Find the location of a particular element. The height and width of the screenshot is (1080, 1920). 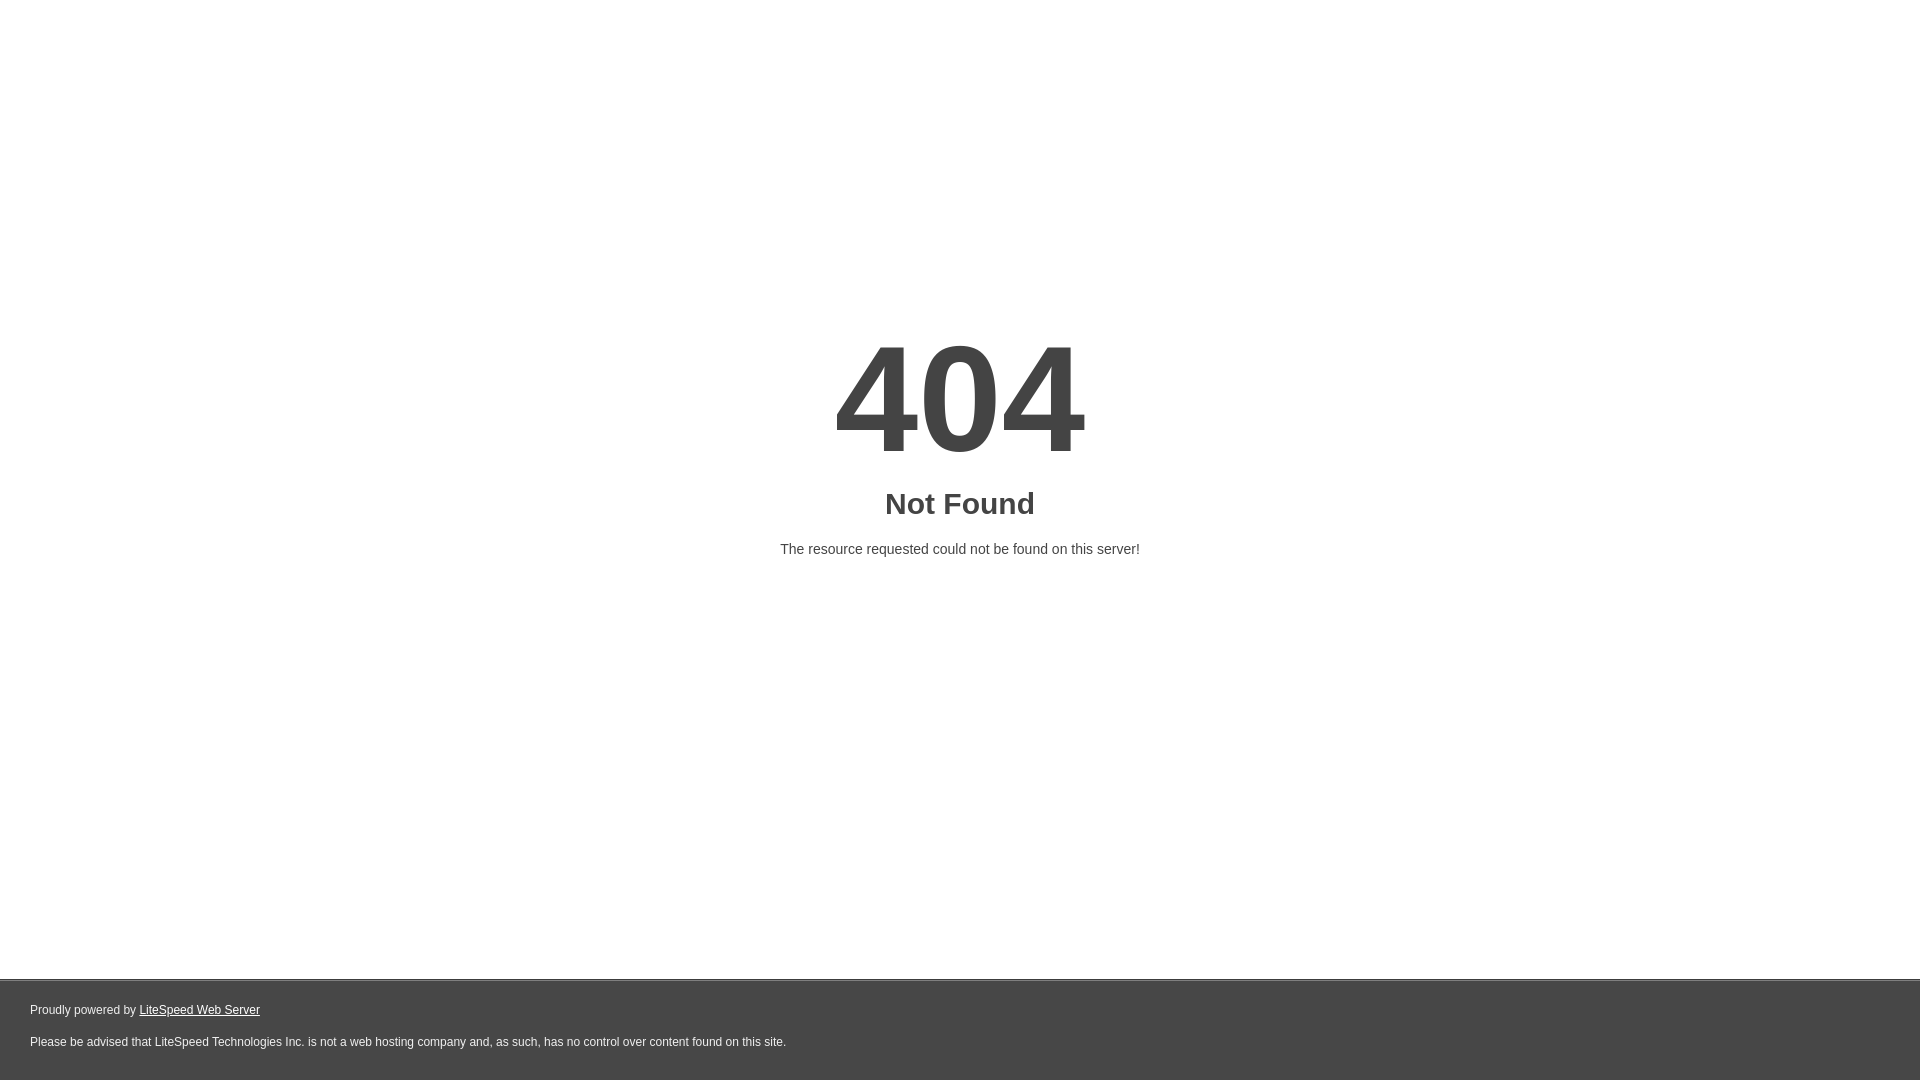

'LiteSpeed Web Server' is located at coordinates (138, 1010).